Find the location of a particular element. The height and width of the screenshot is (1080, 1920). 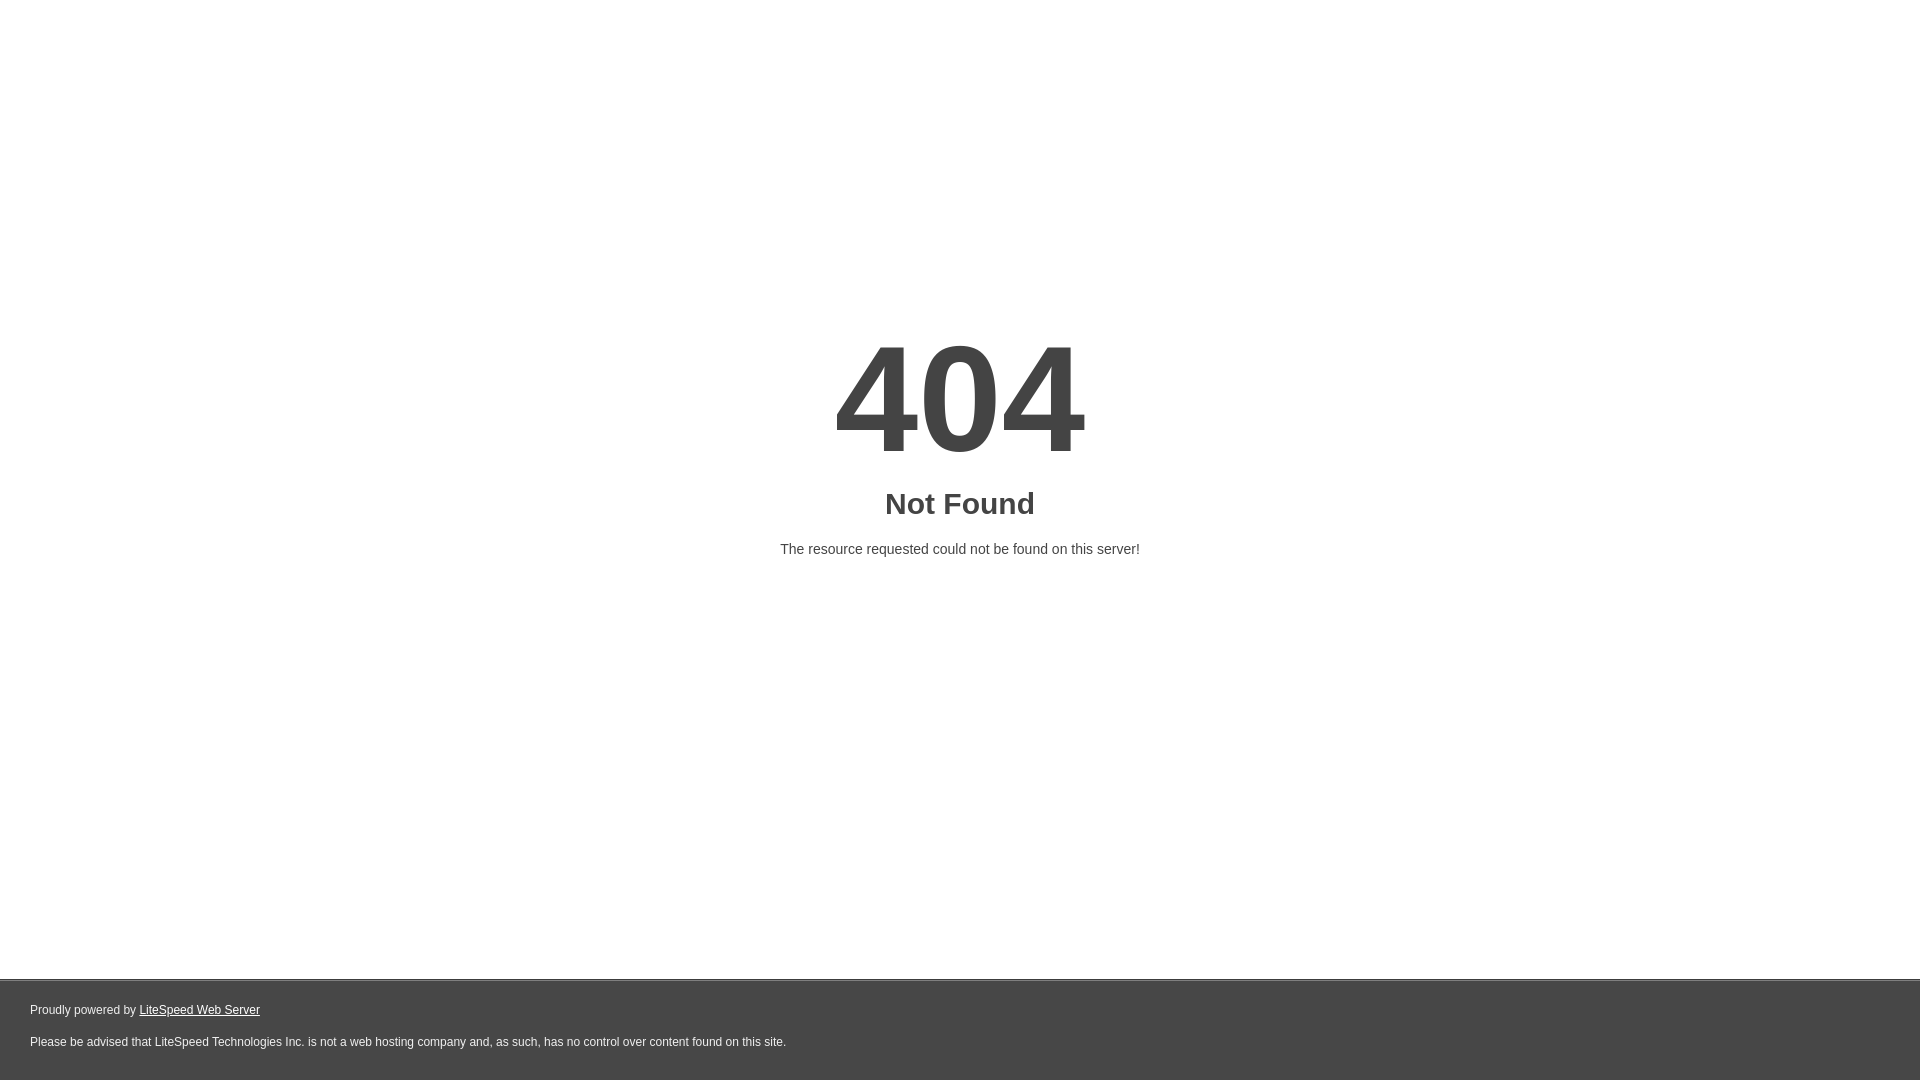

'LiteSpeed Web Server' is located at coordinates (138, 1010).